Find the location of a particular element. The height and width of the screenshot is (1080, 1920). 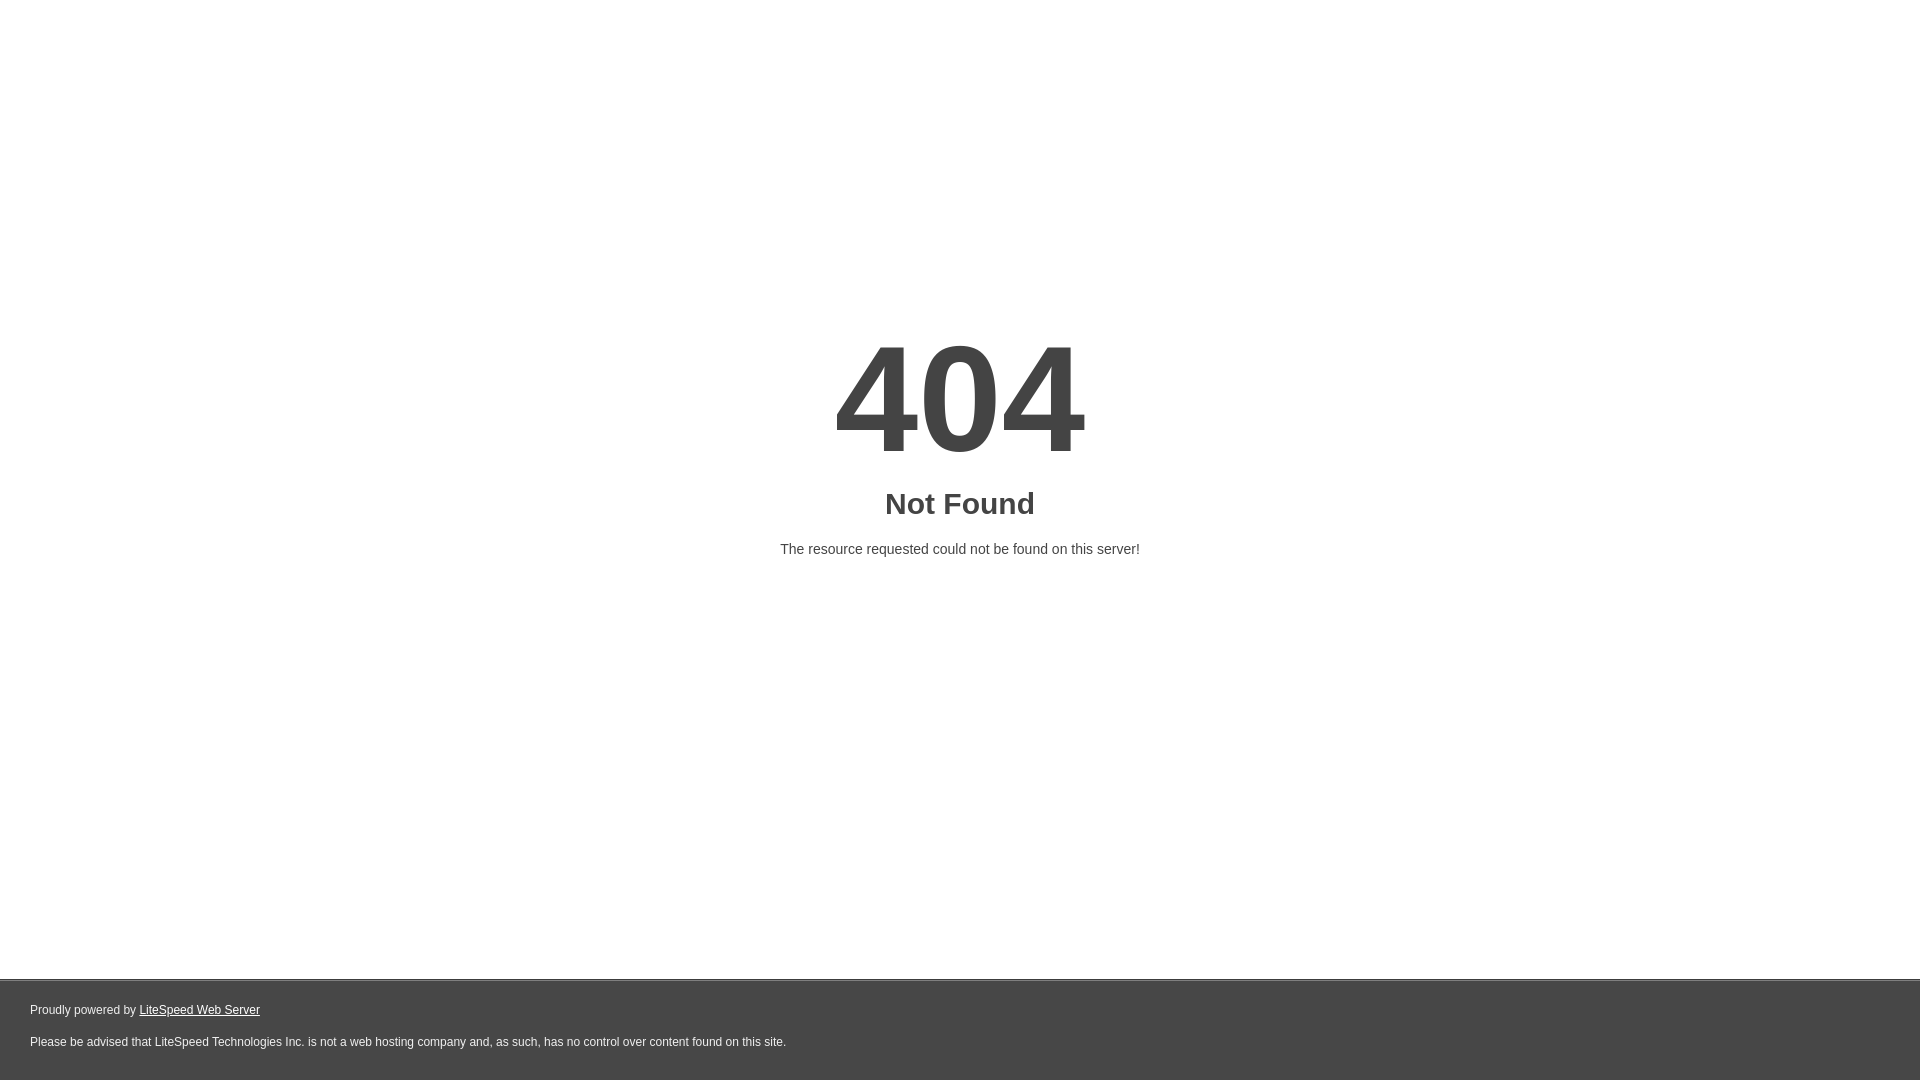

'LiteSpeed Web Server' is located at coordinates (138, 1010).